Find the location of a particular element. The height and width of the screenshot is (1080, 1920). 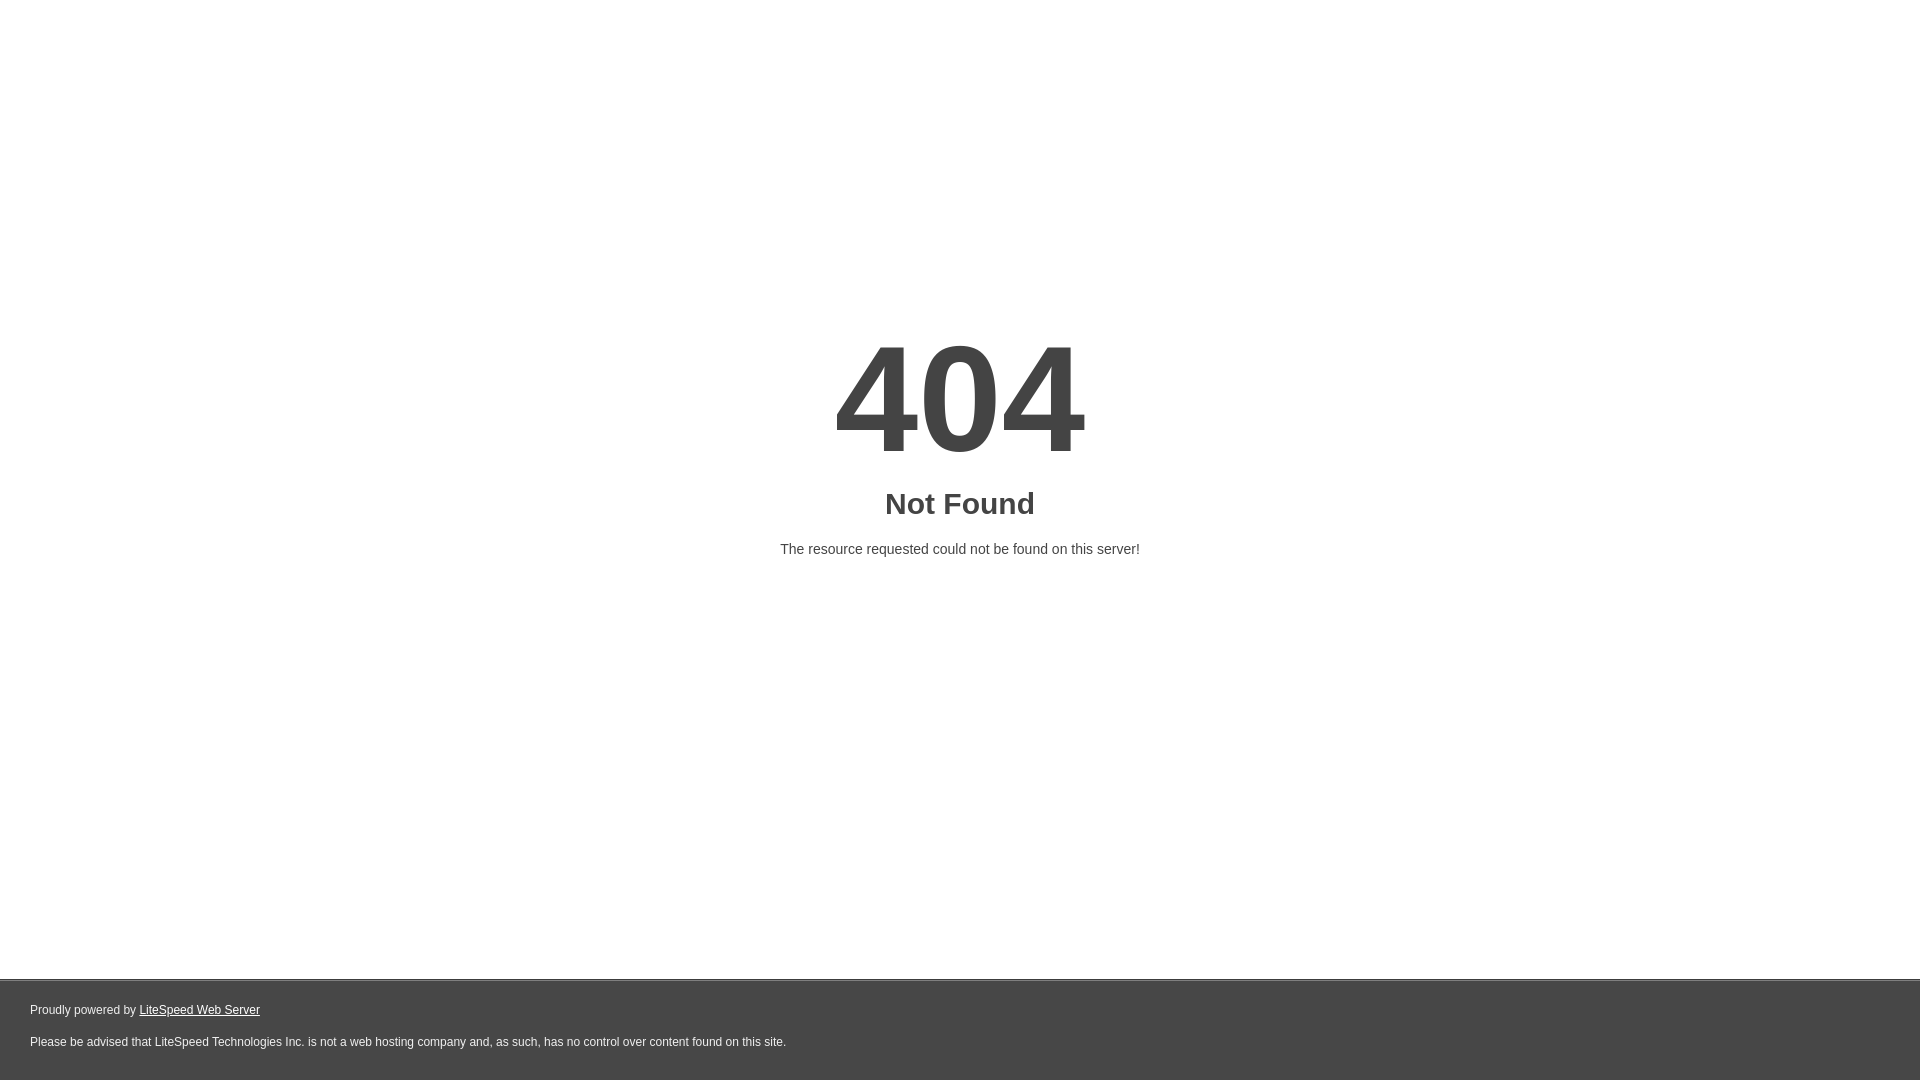

'LiteSpeed Web Server' is located at coordinates (138, 1010).